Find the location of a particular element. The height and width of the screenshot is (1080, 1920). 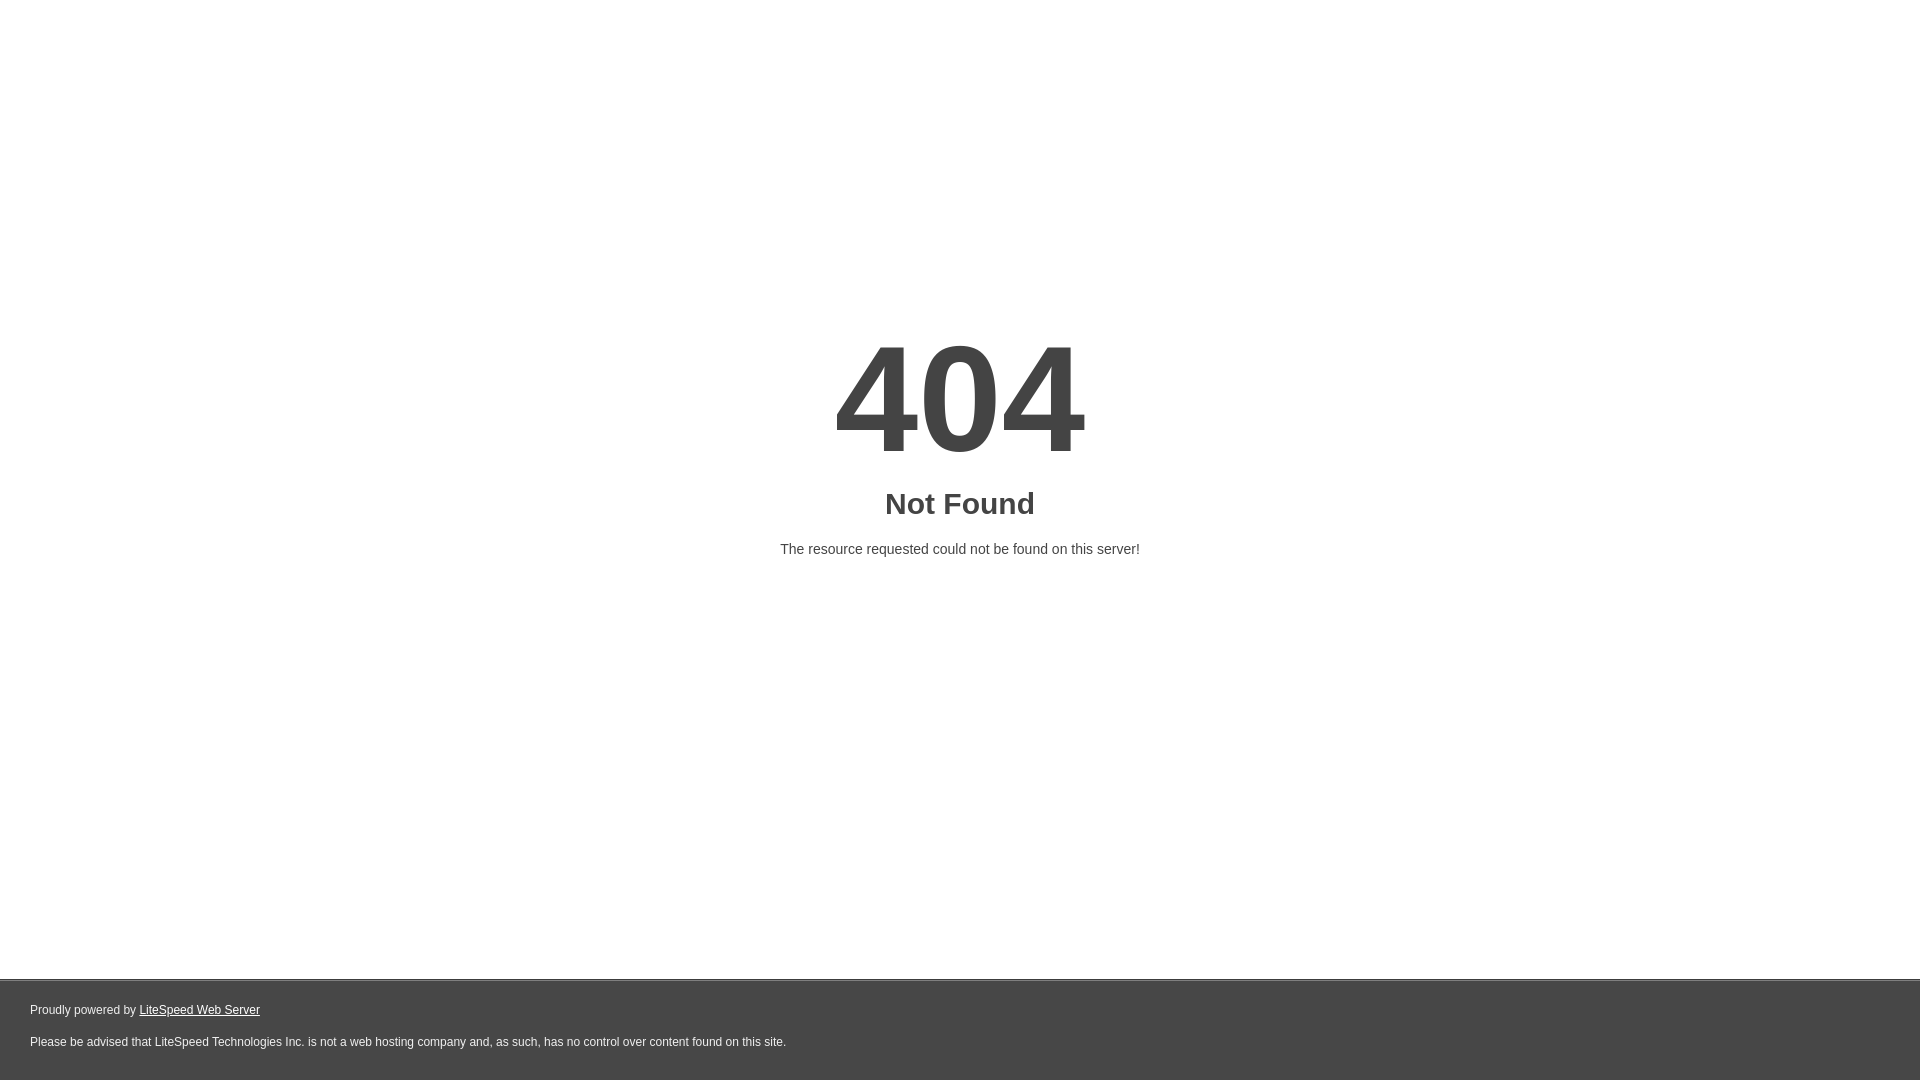

'LiteSpeed Web Server' is located at coordinates (138, 1010).